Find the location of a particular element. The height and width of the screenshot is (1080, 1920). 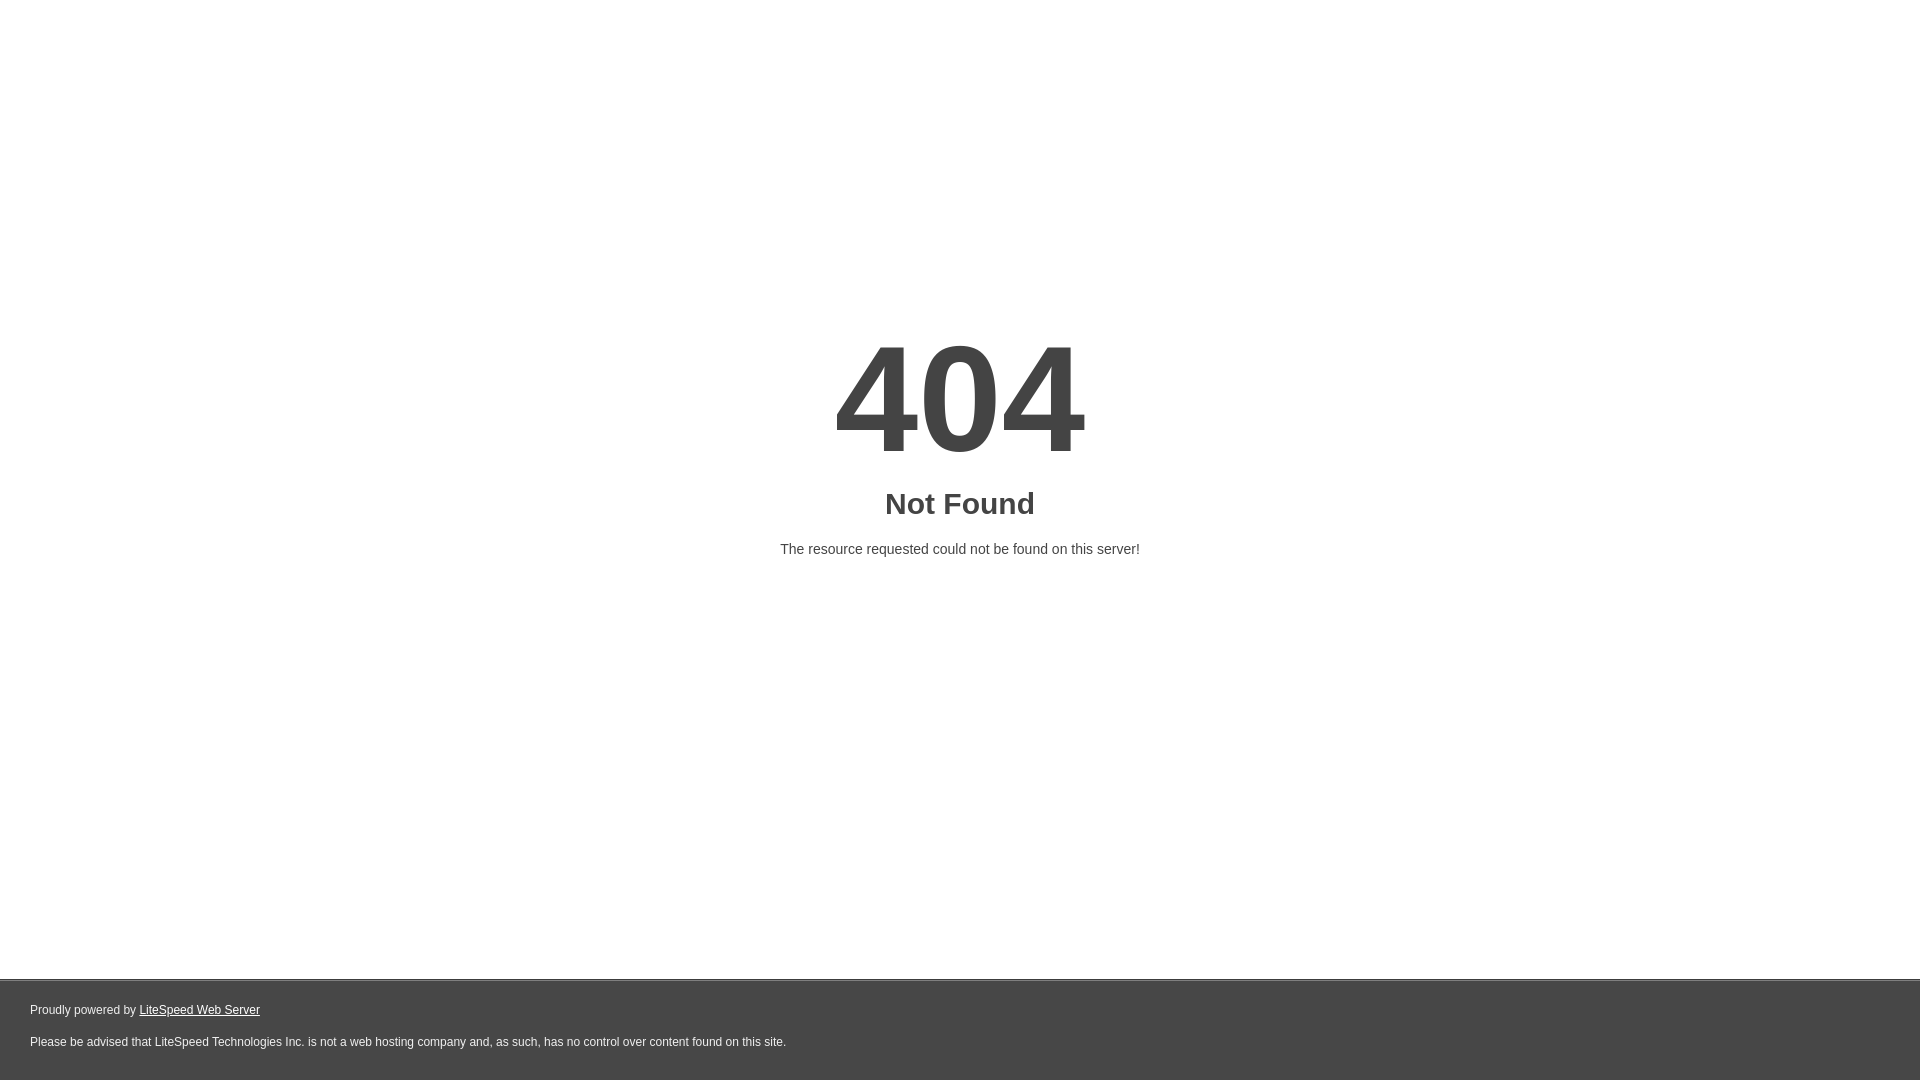

'LiteSpeed Web Server' is located at coordinates (138, 1010).